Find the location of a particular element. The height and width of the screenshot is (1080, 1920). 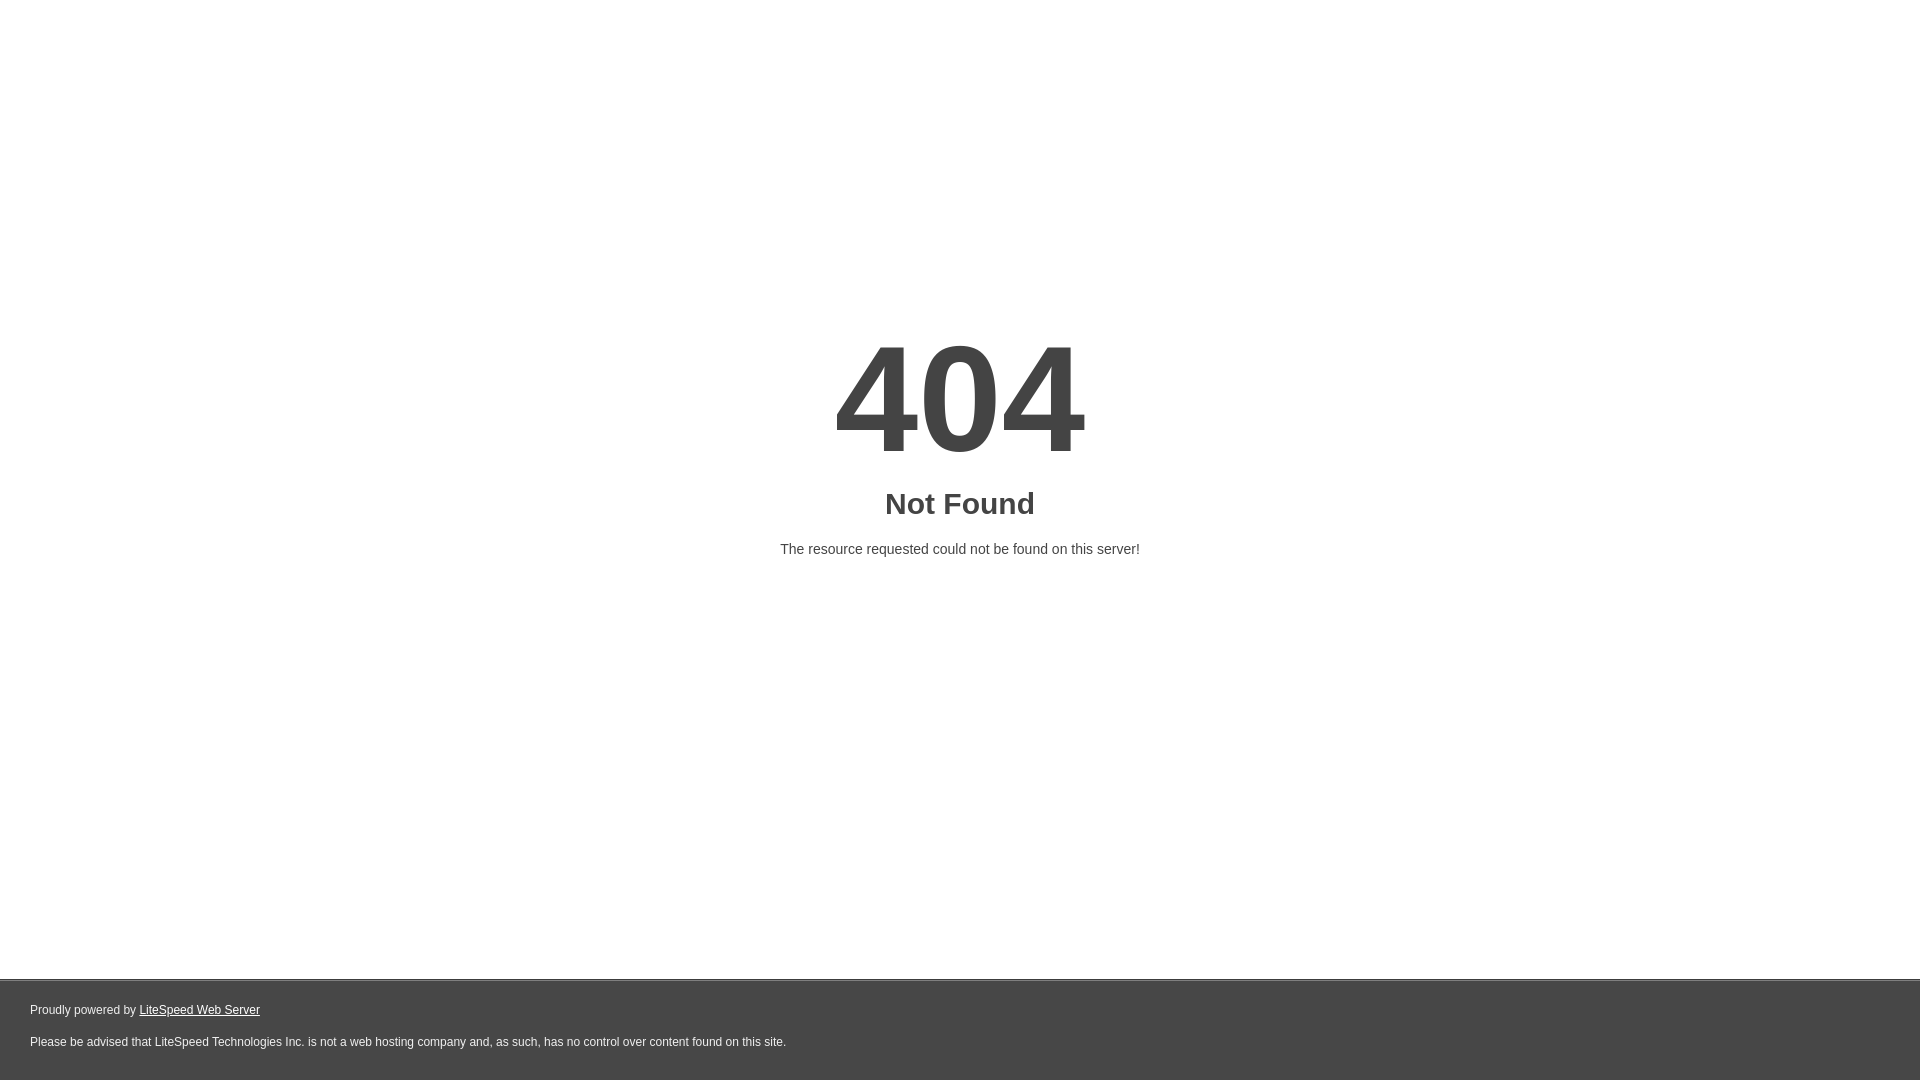

'LiteSpeed Web Server' is located at coordinates (138, 1010).